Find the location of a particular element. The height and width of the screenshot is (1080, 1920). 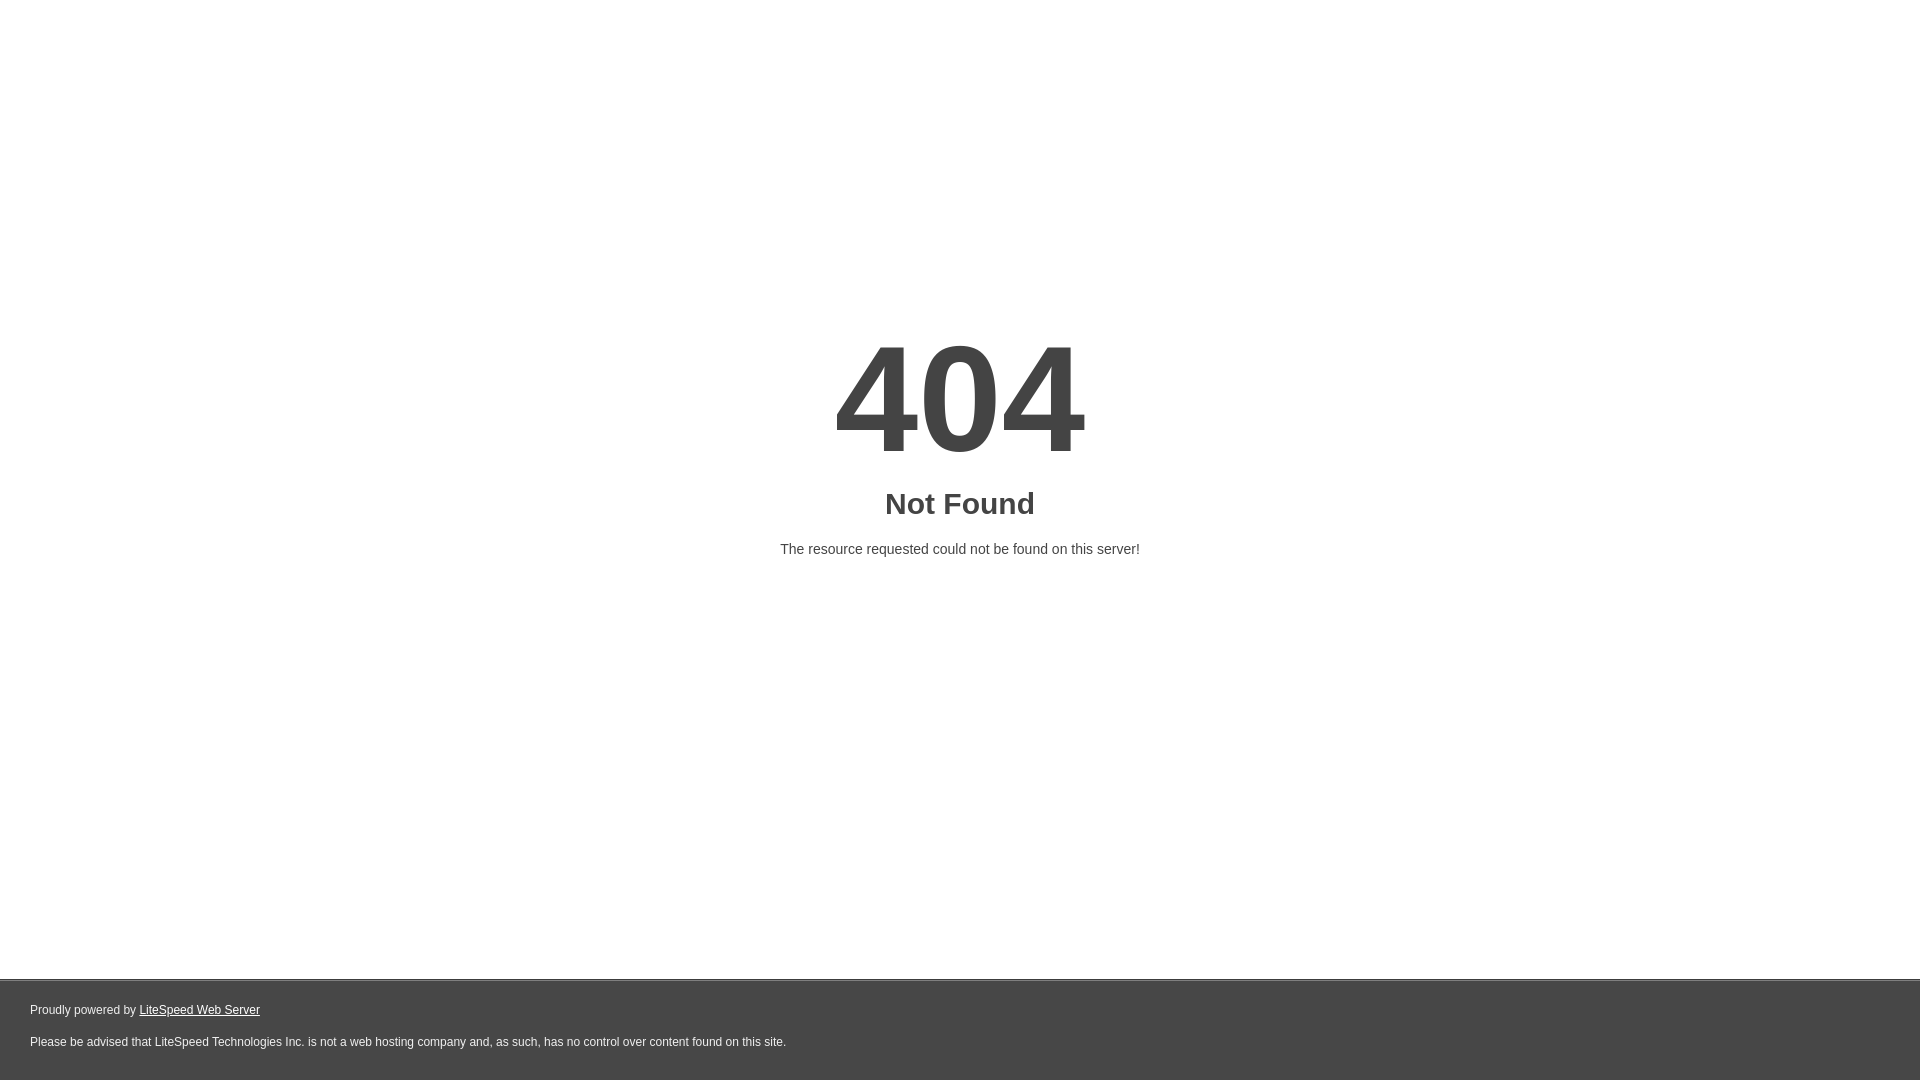

'LiteSpeed Web Server' is located at coordinates (138, 1010).